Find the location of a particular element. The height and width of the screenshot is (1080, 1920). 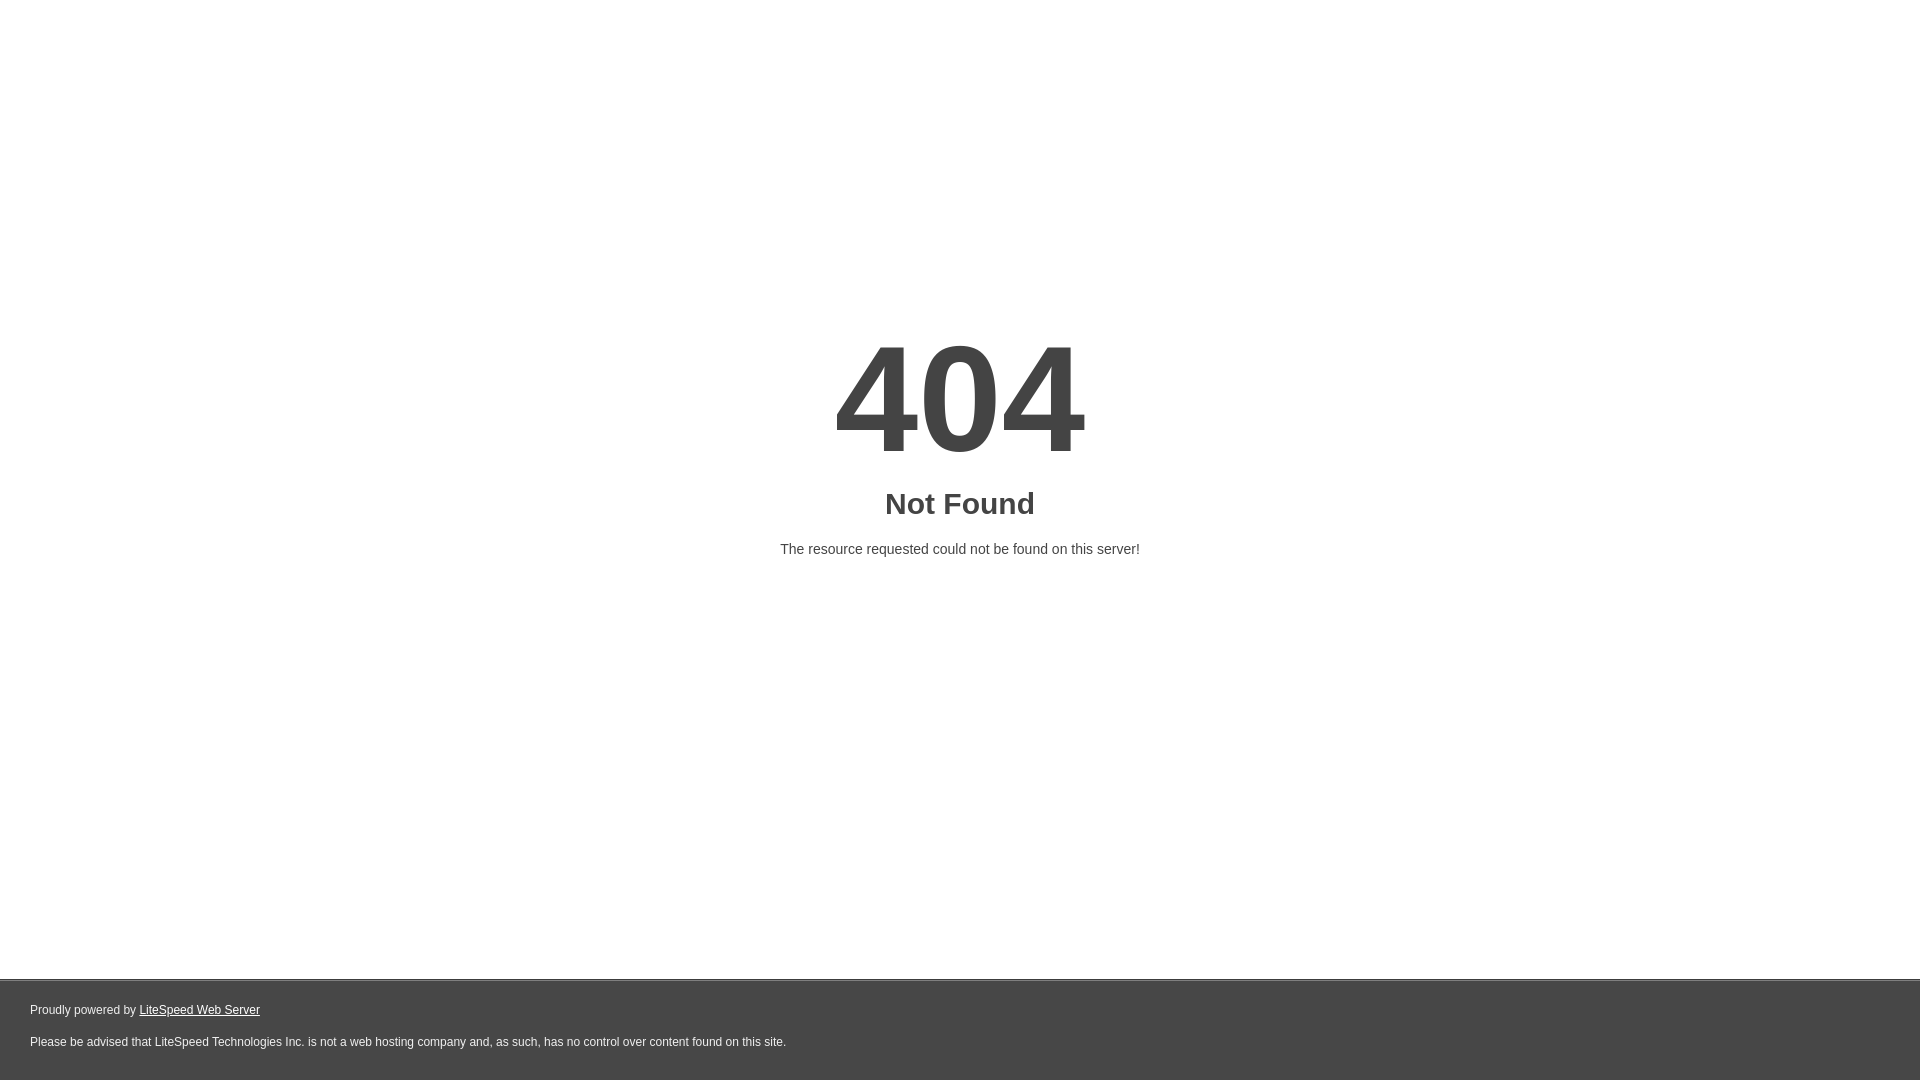

'LiteSpeed Web Server' is located at coordinates (138, 1010).